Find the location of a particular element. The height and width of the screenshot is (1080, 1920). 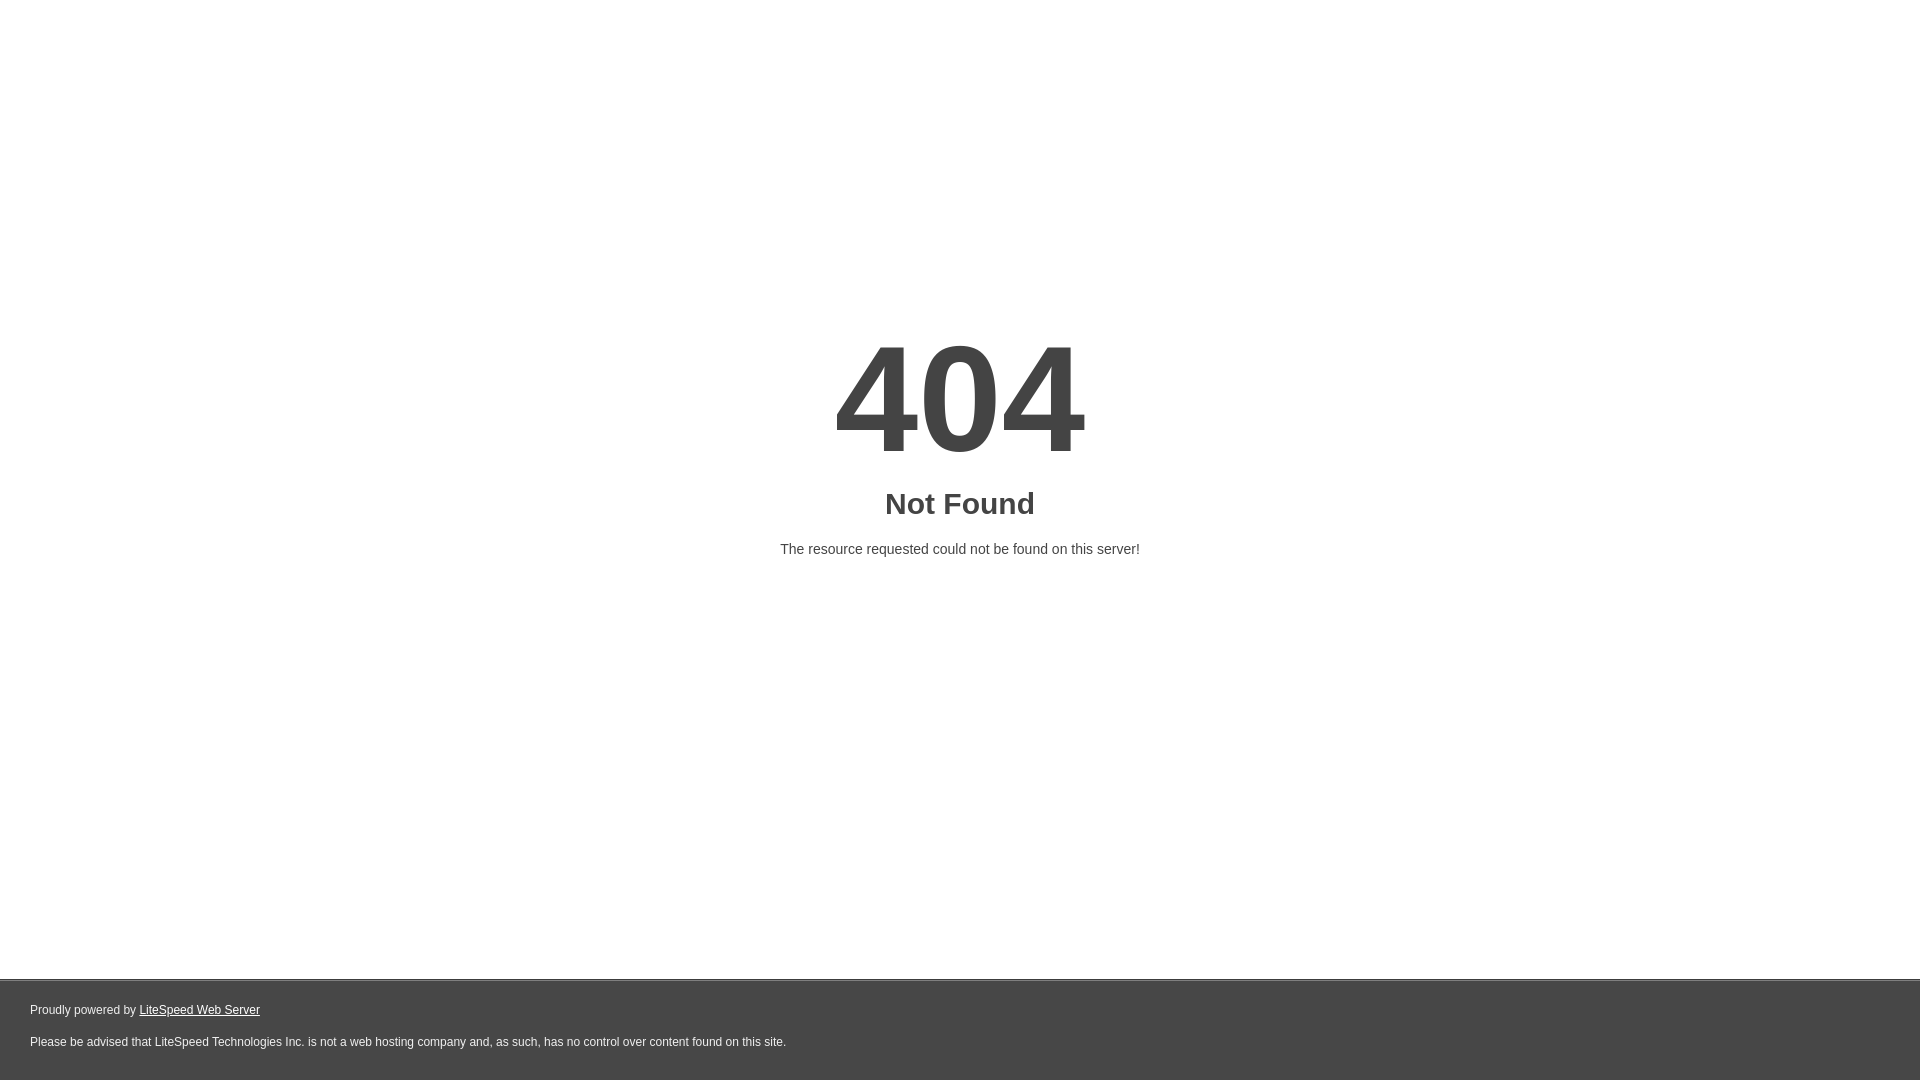

'LiteSpeed Web Server' is located at coordinates (138, 1010).